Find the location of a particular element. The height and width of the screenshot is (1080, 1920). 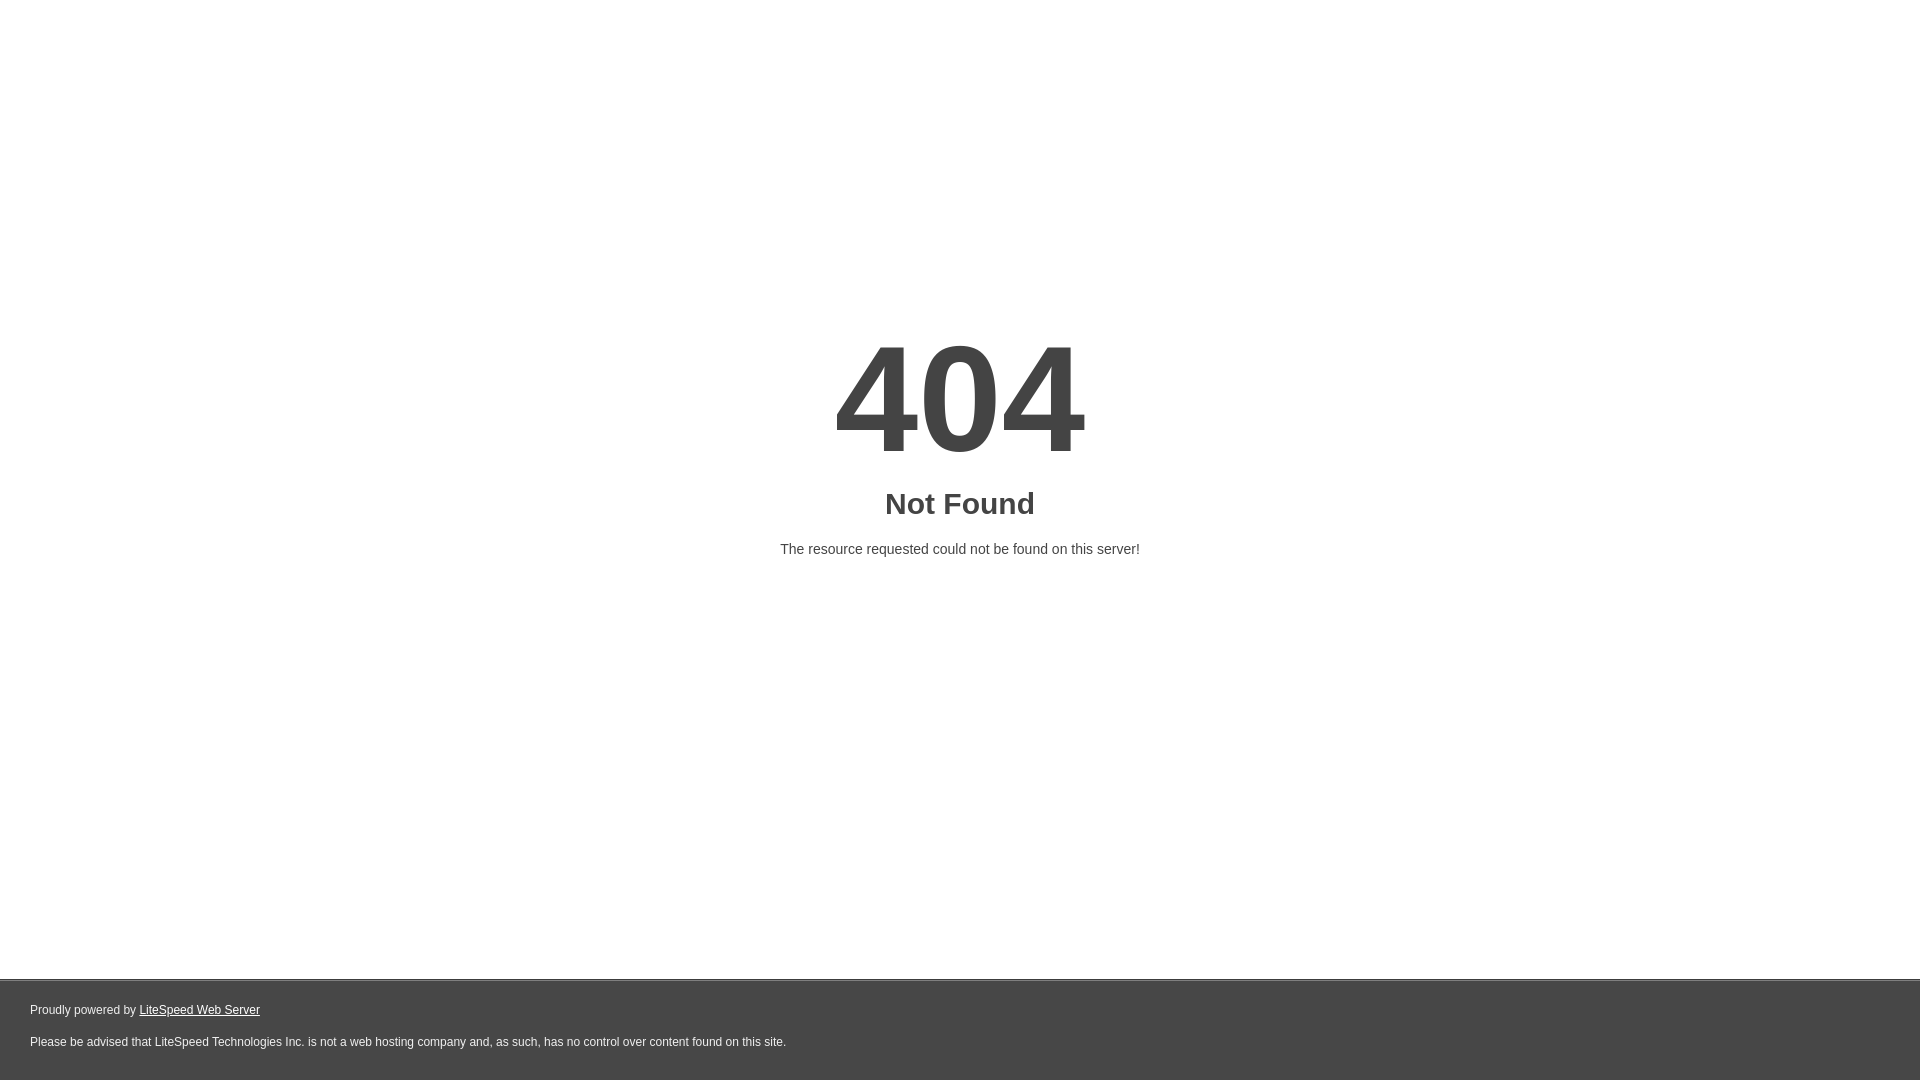

'LiteSpeed Web Server' is located at coordinates (138, 1010).